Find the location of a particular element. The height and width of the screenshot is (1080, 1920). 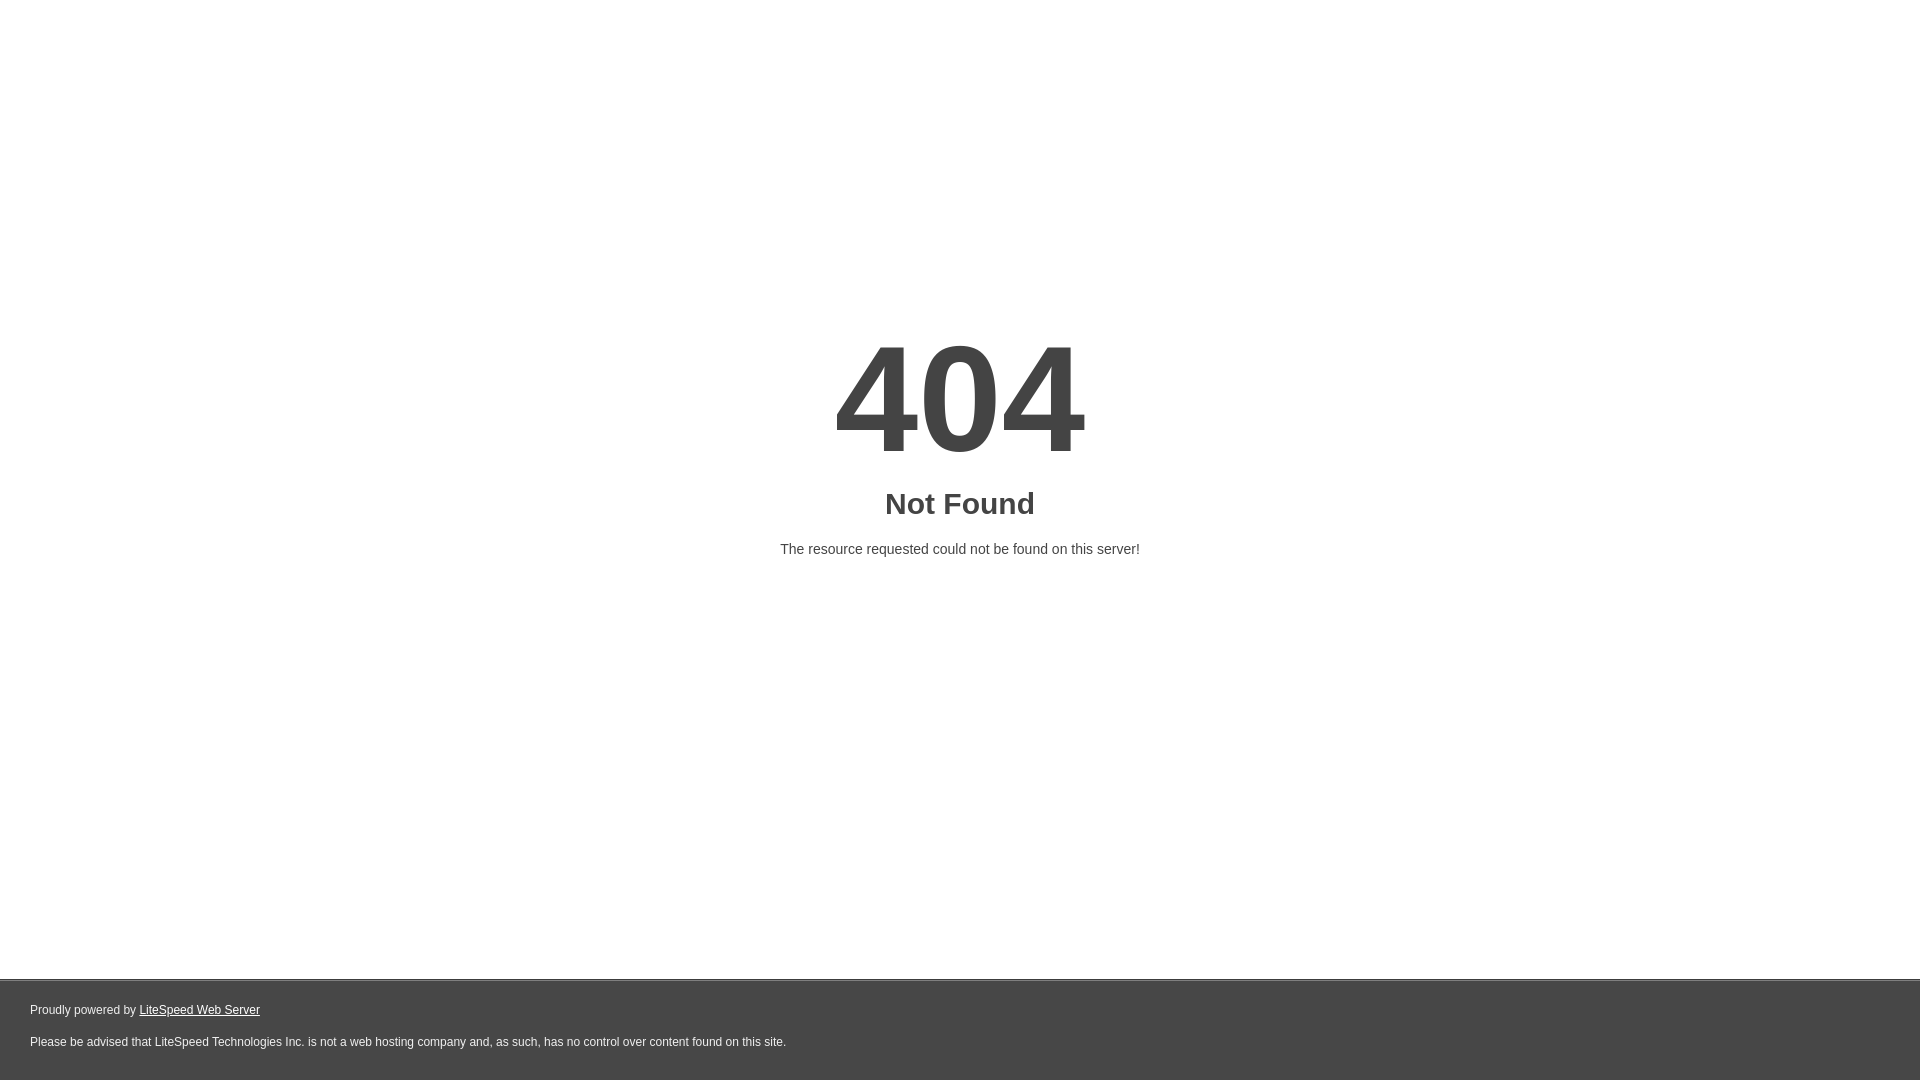

'LiteSpeed Web Server' is located at coordinates (138, 1010).